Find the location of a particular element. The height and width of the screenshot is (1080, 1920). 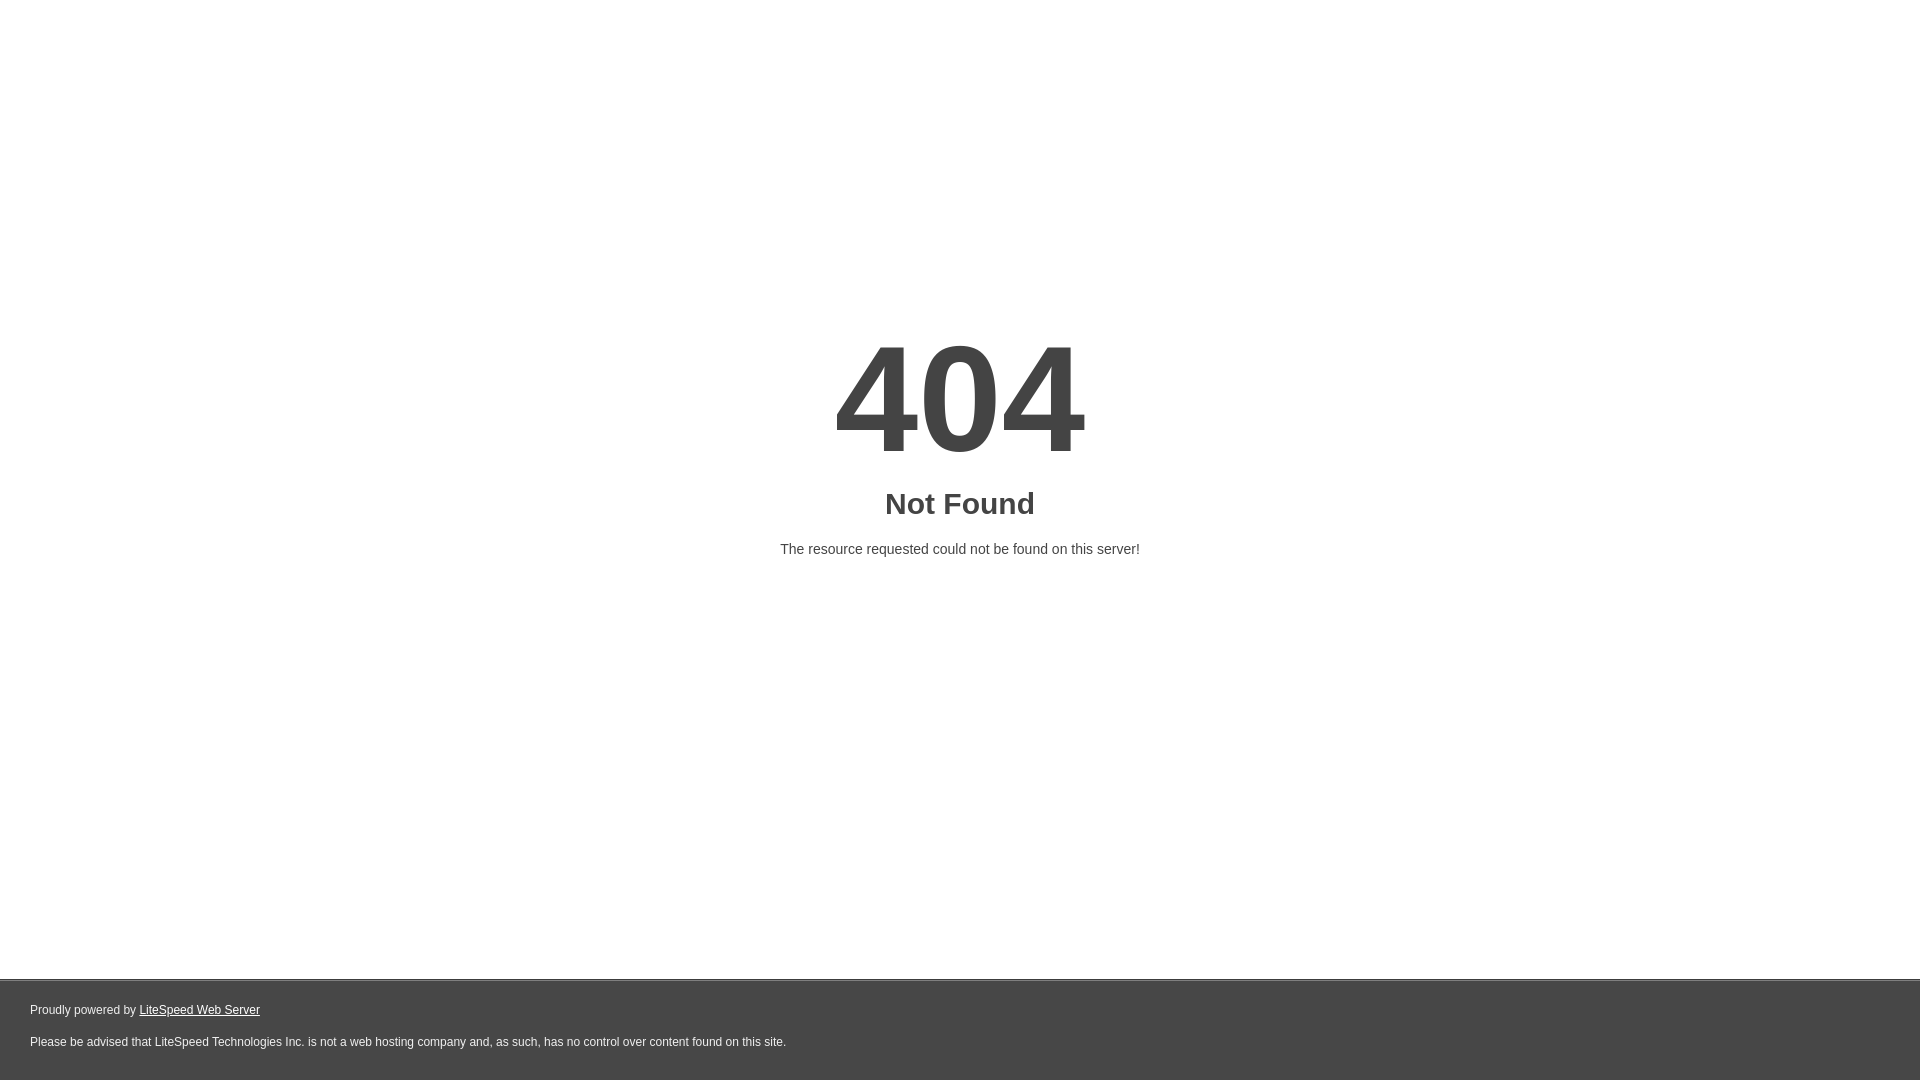

'LiteSpeed Web Server' is located at coordinates (138, 1010).